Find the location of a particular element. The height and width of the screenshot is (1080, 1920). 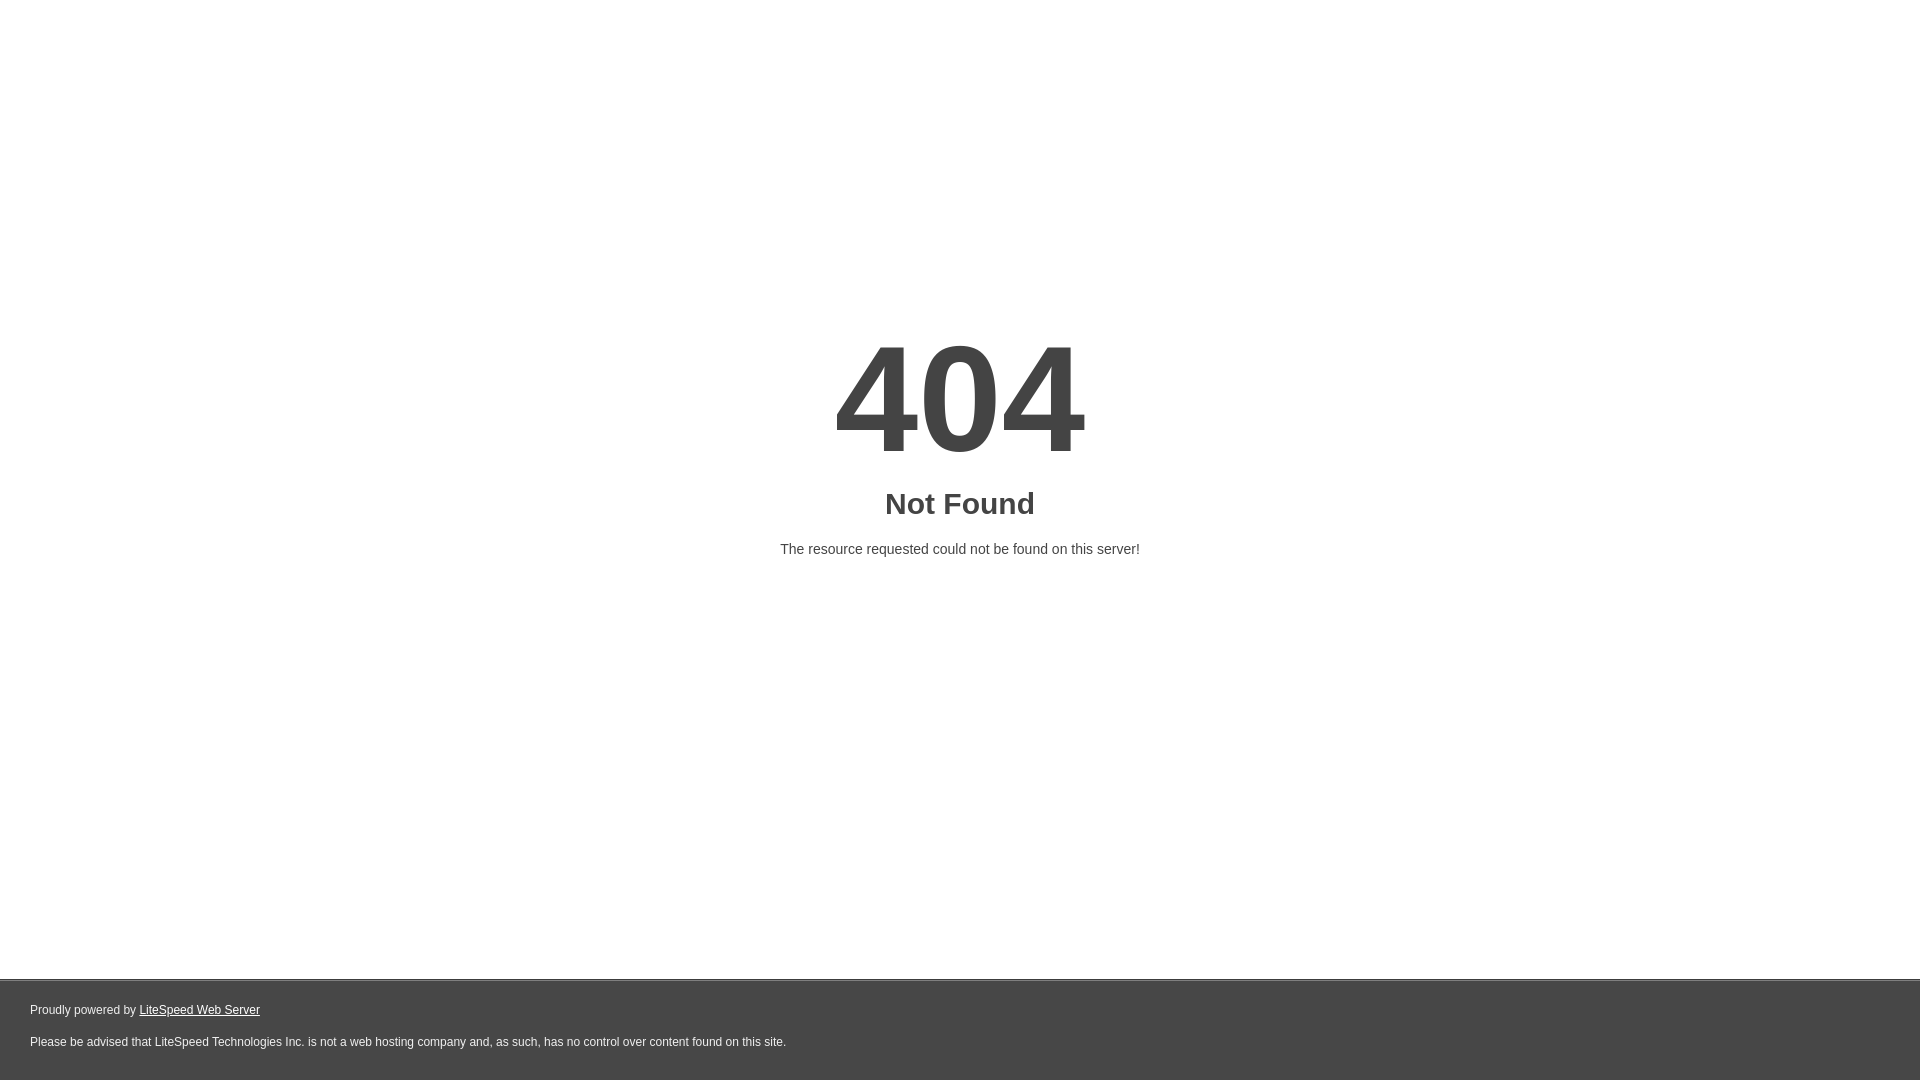

'LiteSpeed Web Server' is located at coordinates (138, 1010).